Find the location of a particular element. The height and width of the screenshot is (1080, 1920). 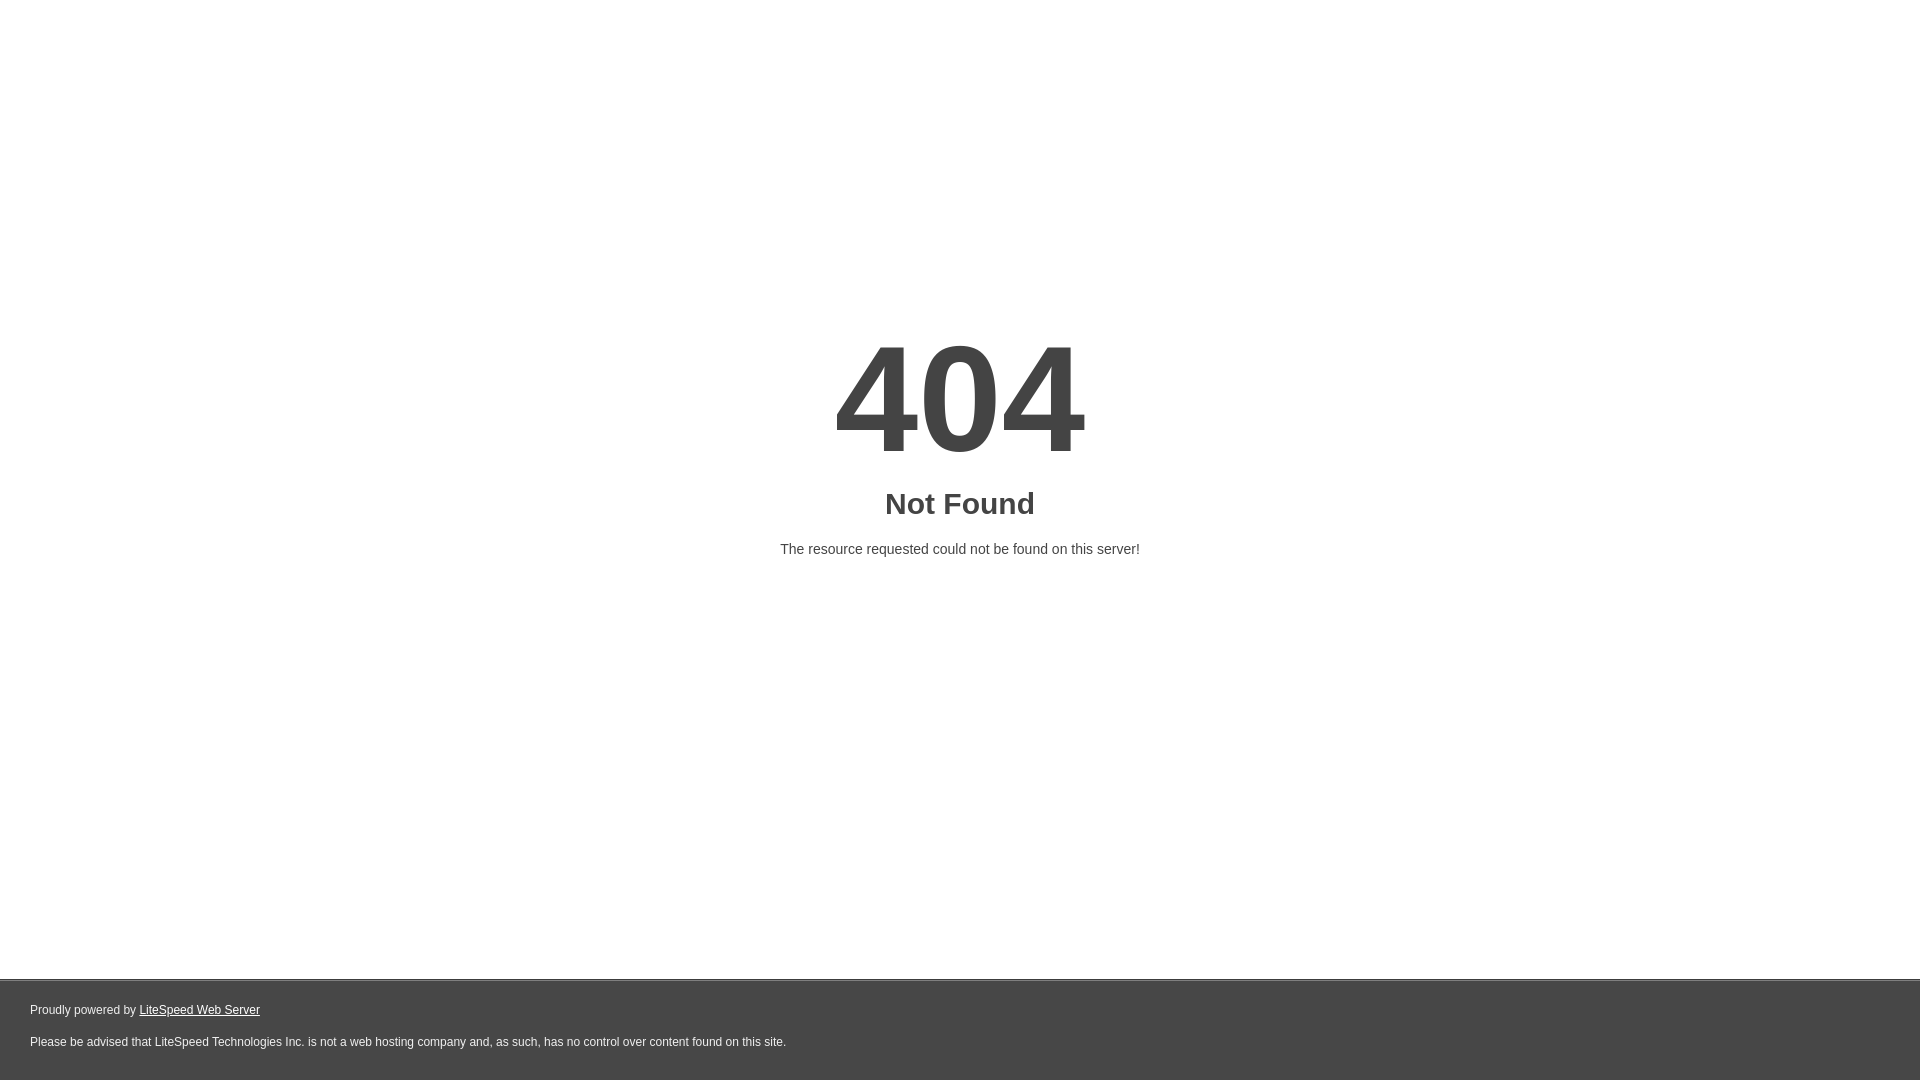

'LiteSpeed Web Server' is located at coordinates (138, 1010).